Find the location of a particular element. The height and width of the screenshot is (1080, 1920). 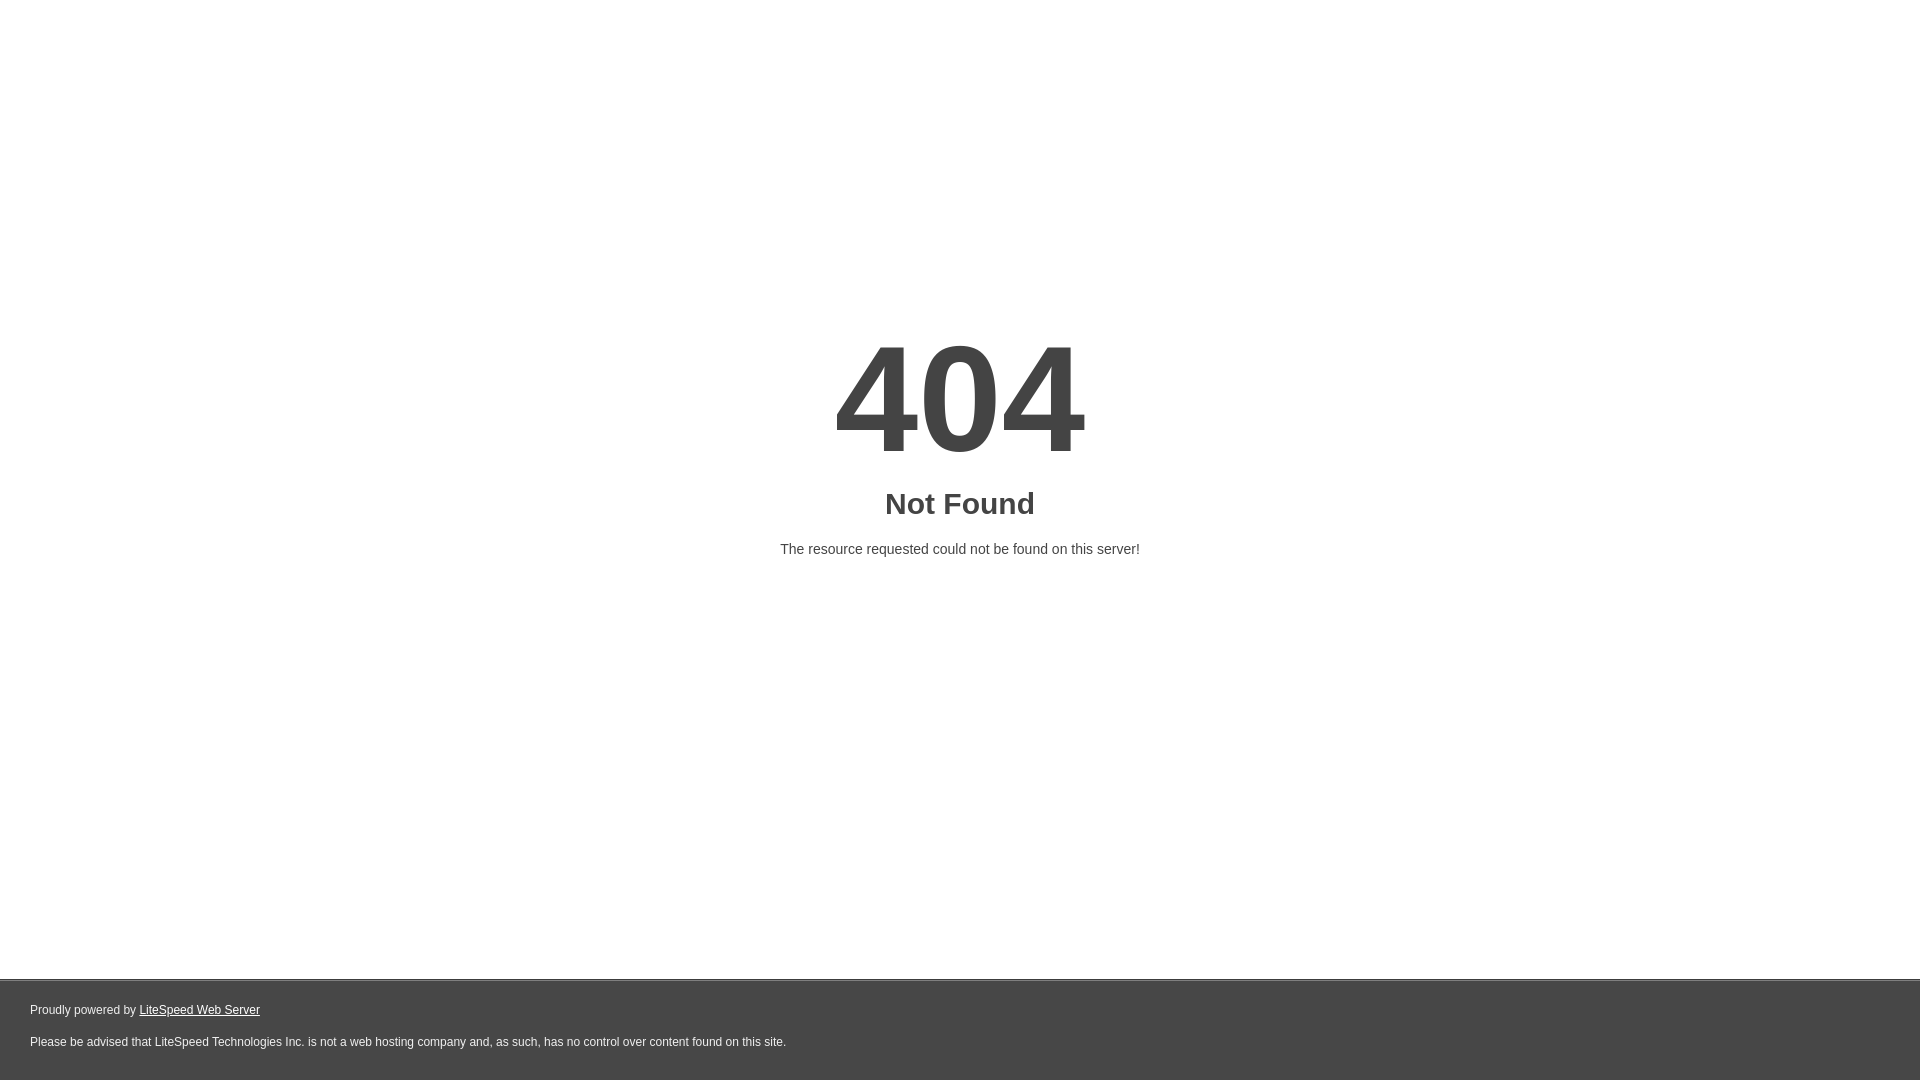

'LiteSpeed Web Server' is located at coordinates (138, 1010).